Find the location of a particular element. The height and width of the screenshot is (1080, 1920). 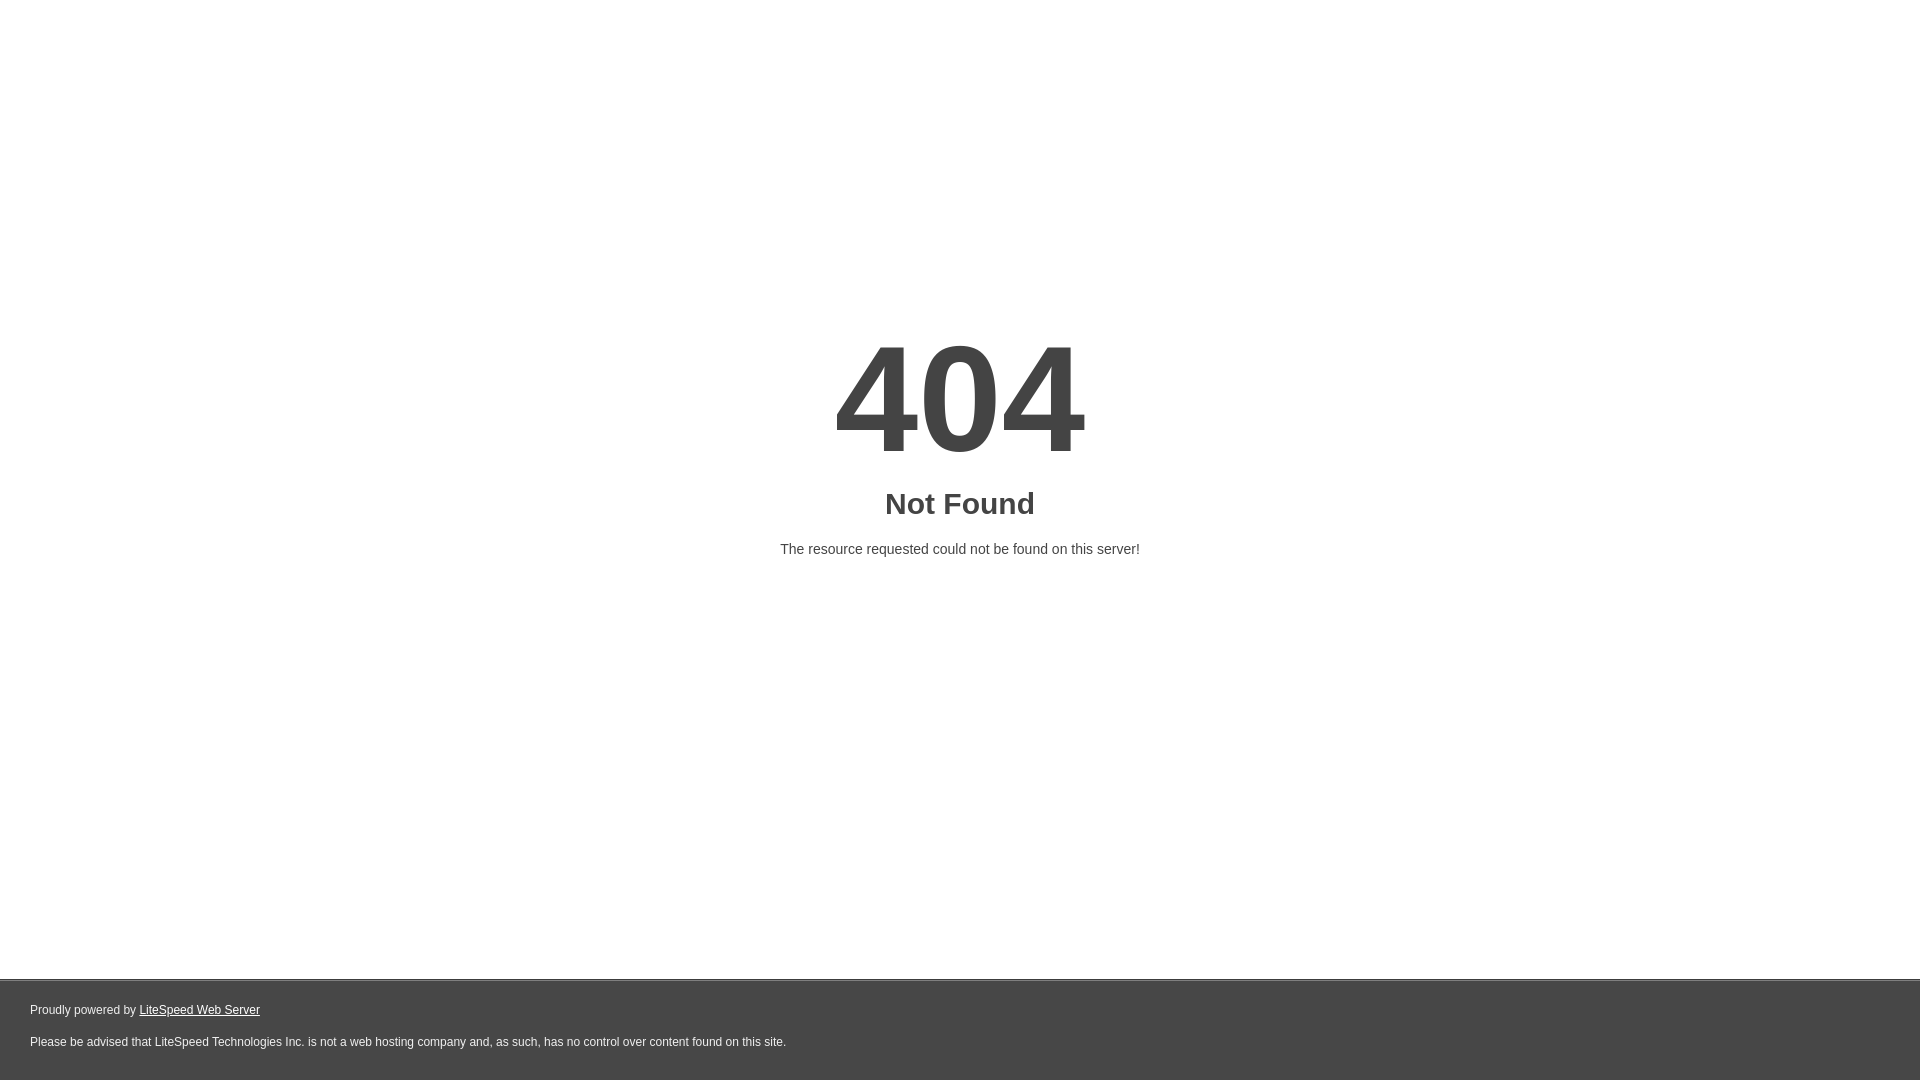

'LiteSpeed Web Server' is located at coordinates (138, 1010).